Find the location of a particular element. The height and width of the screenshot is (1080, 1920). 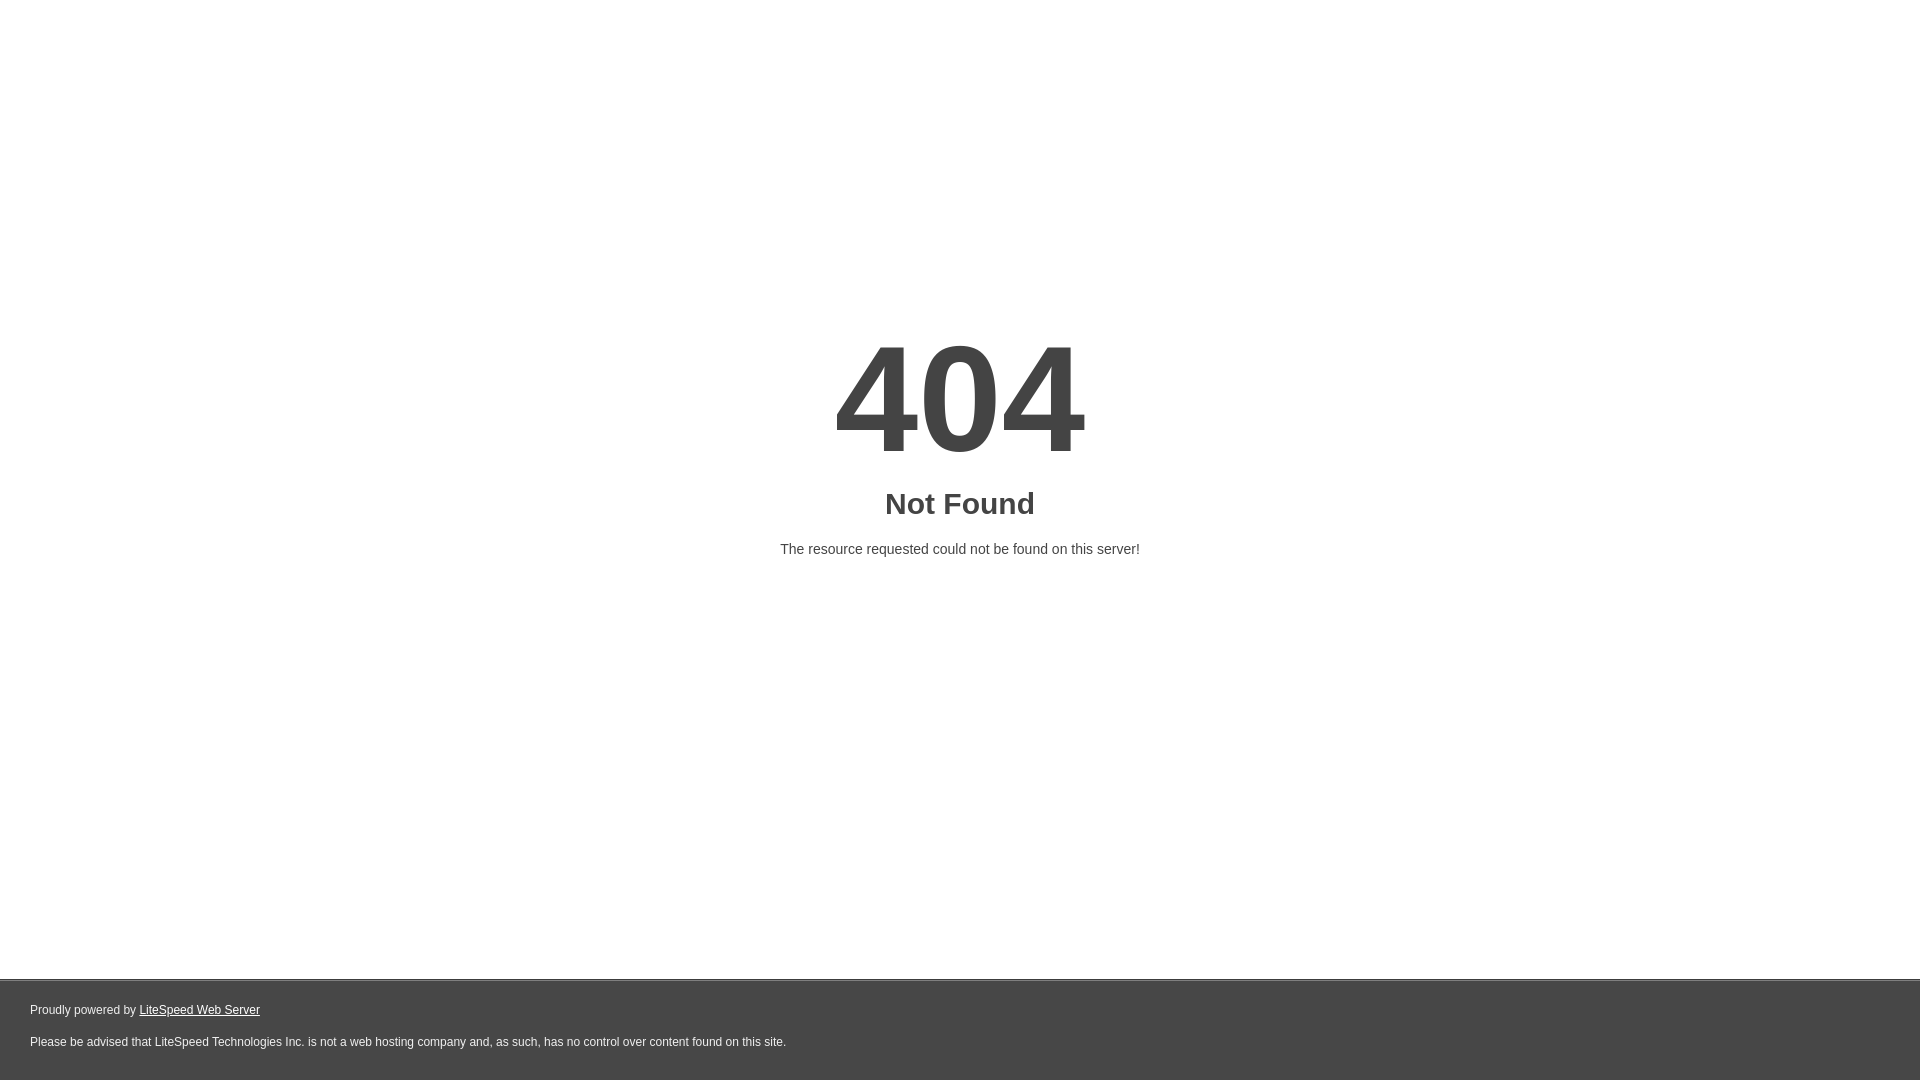

'LiteSpeed Web Server' is located at coordinates (138, 1010).